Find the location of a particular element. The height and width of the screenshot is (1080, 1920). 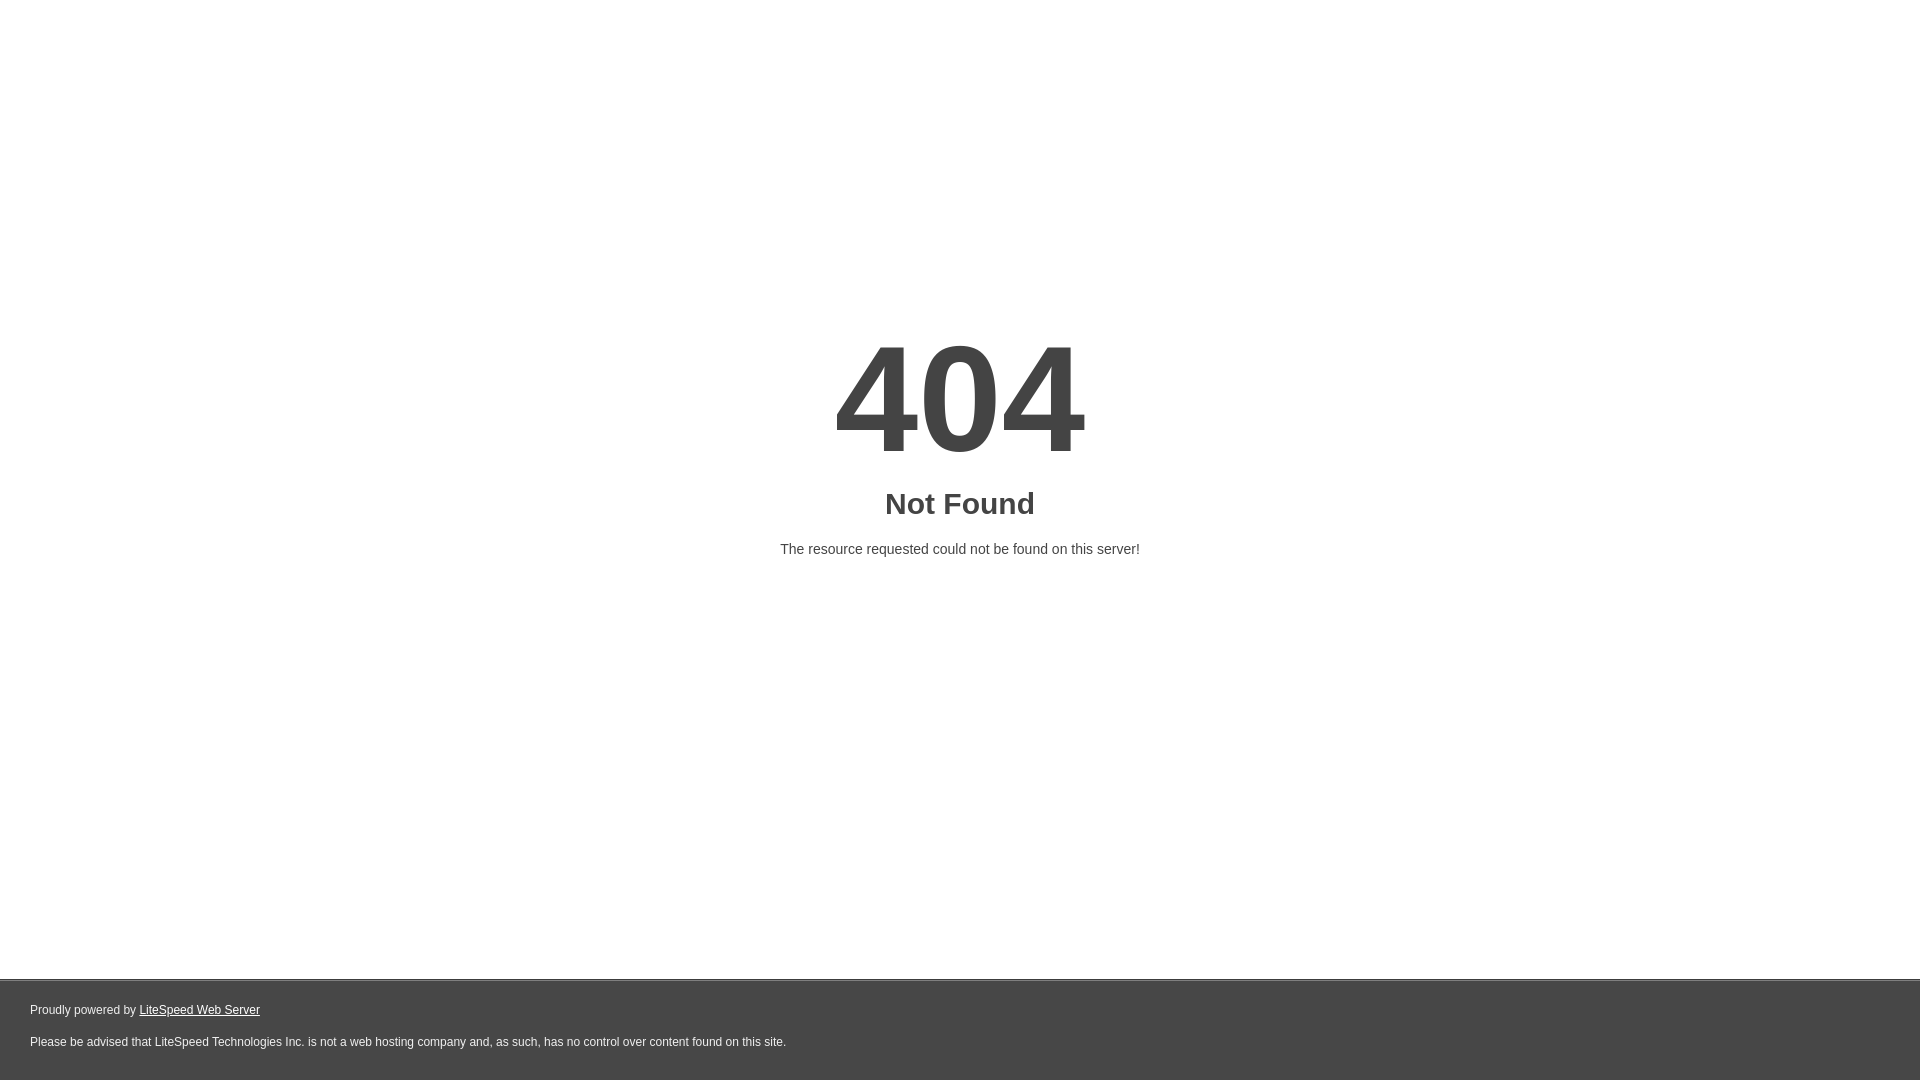

'LiteSpeed Web Server' is located at coordinates (138, 1010).